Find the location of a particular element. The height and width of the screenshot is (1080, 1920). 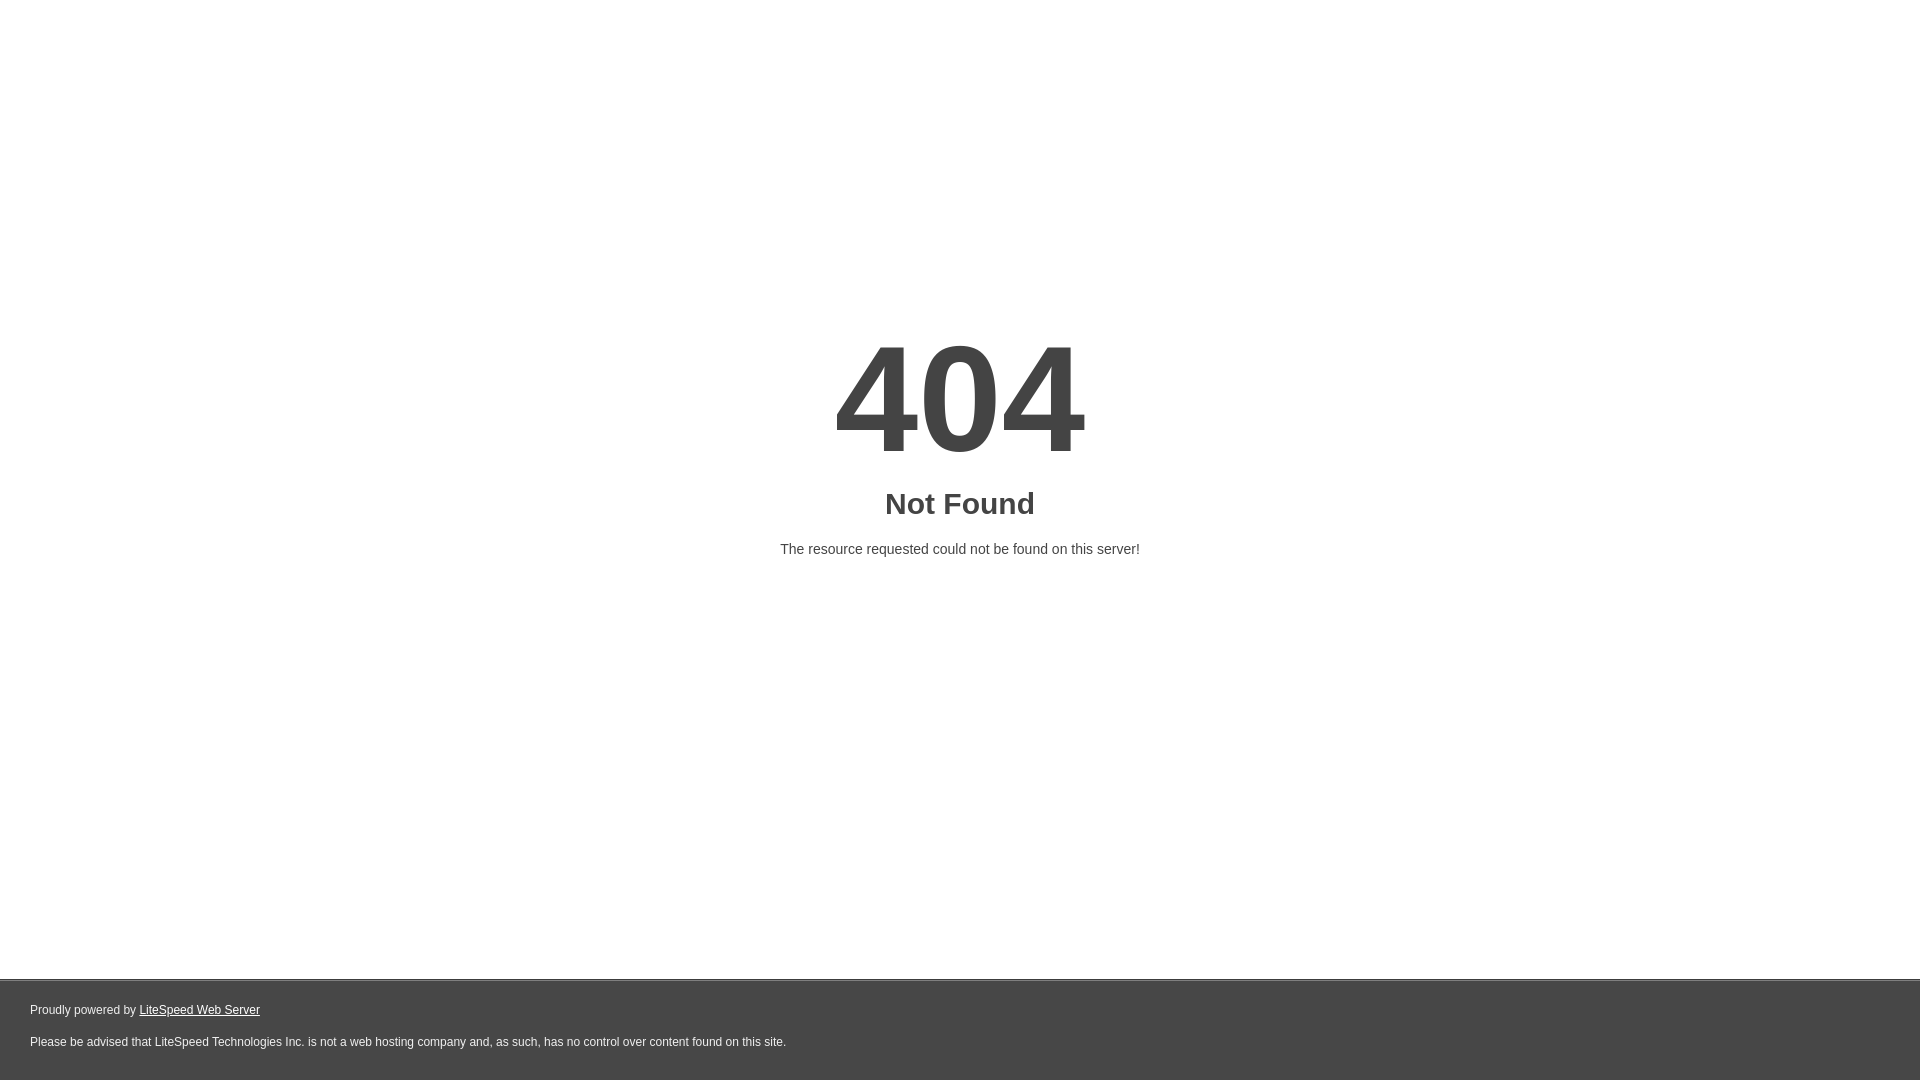

'LiteSpeed Web Server' is located at coordinates (138, 1010).